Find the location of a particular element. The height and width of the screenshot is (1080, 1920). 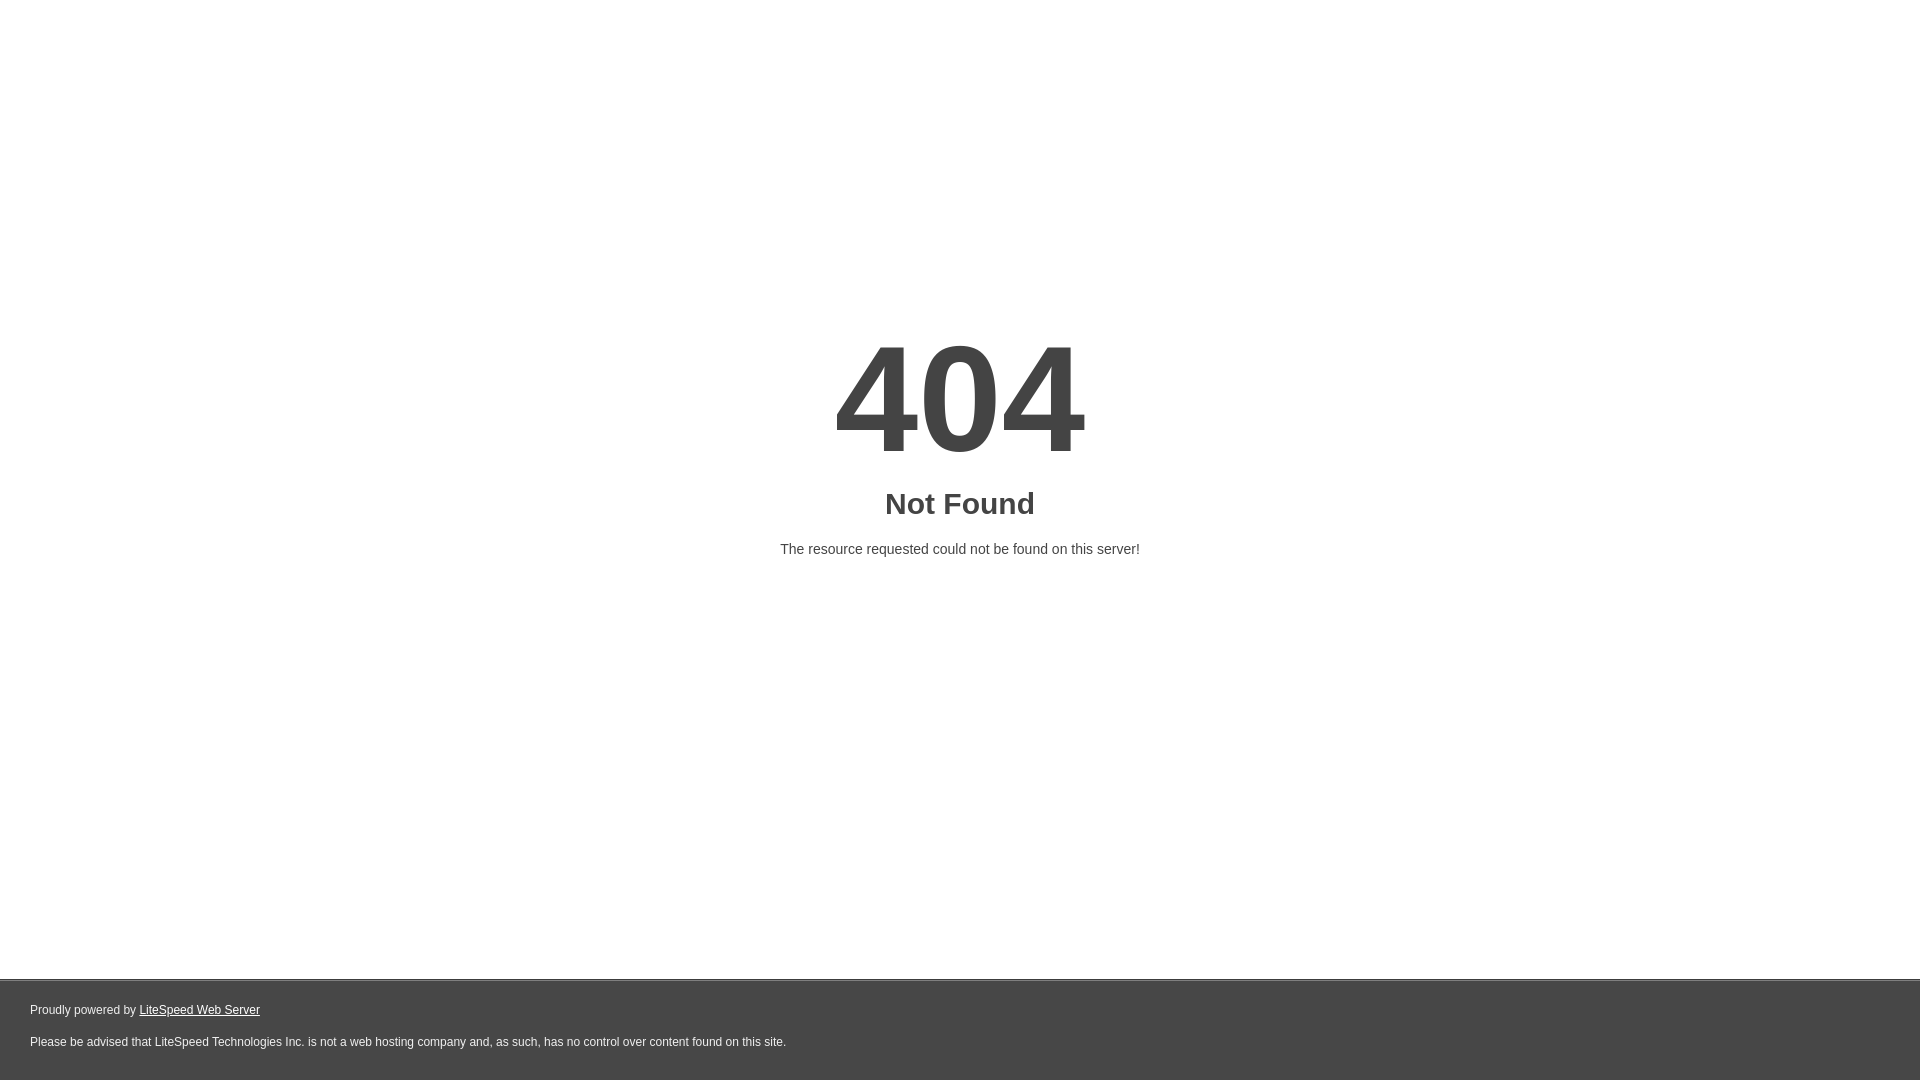

'LiteSpeed Web Server' is located at coordinates (138, 1010).